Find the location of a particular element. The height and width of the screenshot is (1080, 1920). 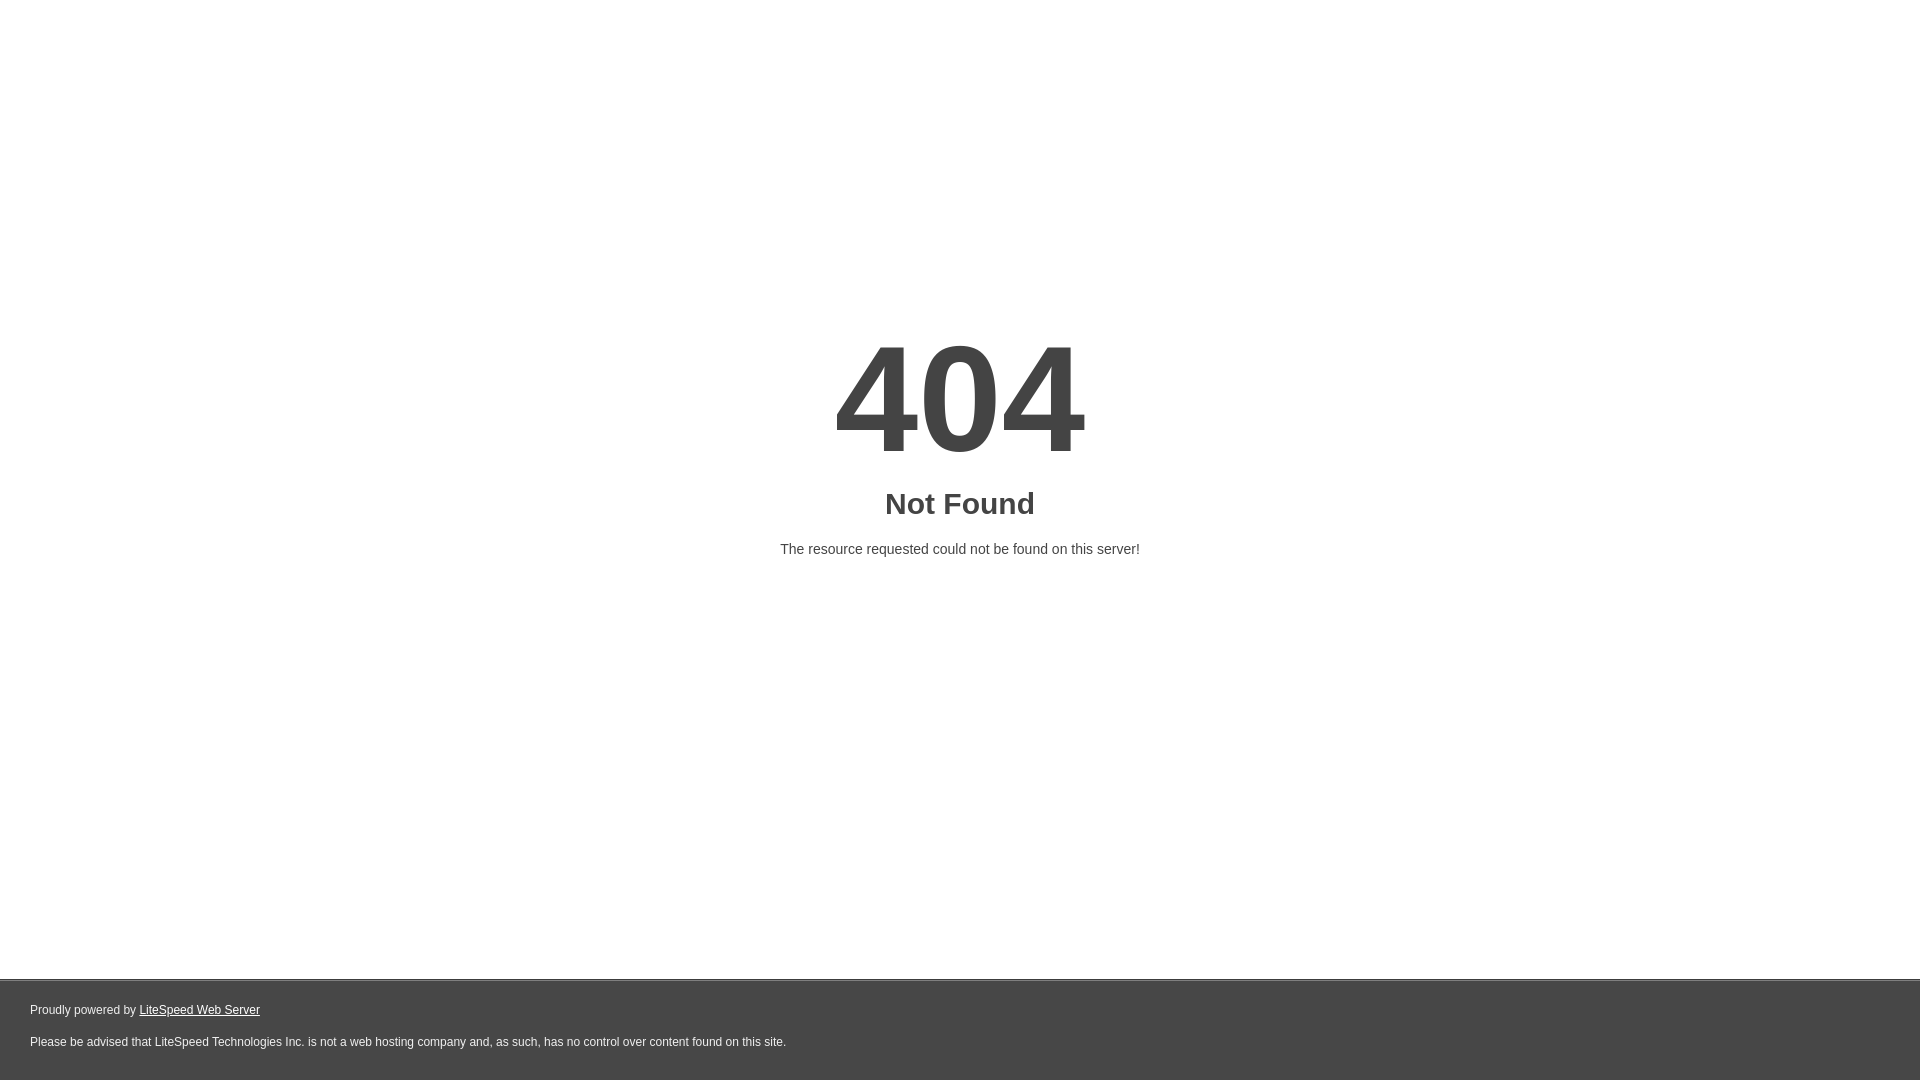

'LiteSpeed Web Server' is located at coordinates (138, 1010).